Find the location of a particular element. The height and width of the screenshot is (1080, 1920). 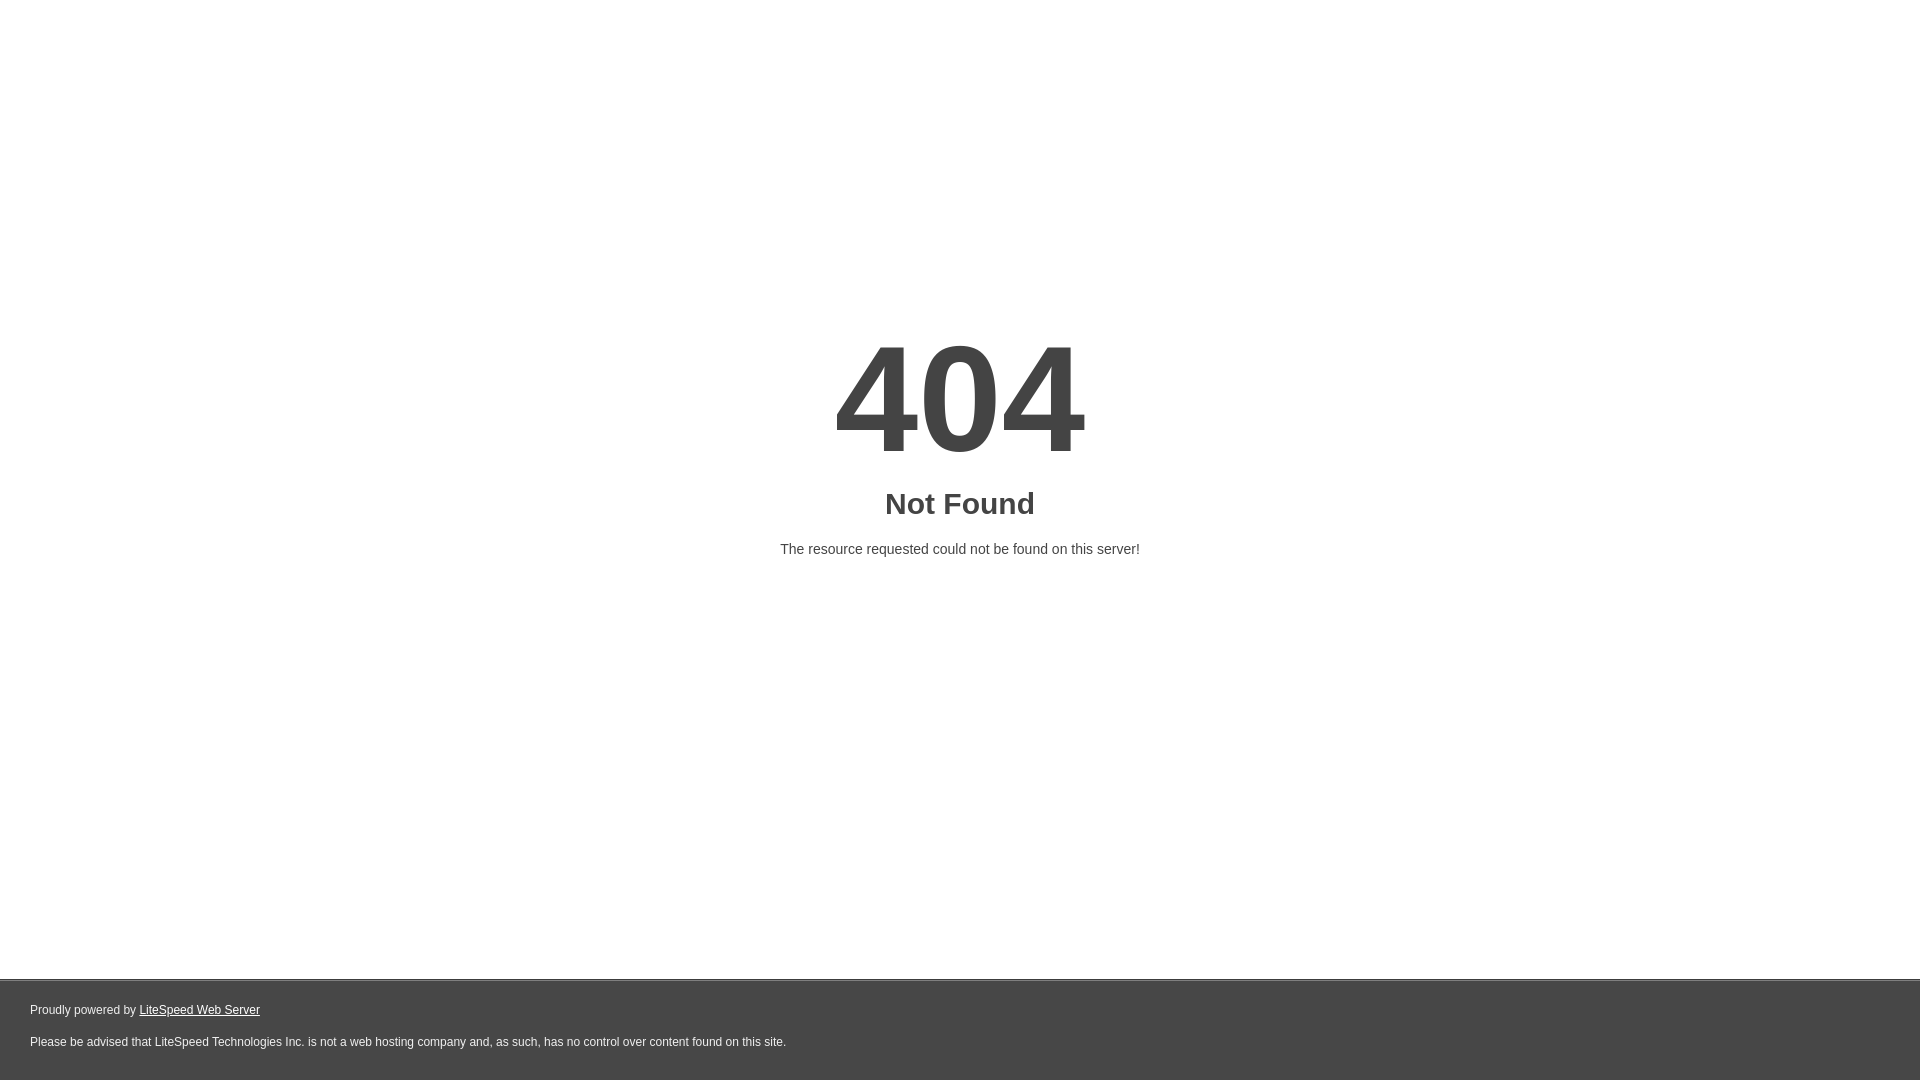

'LiteSpeed Web Server' is located at coordinates (138, 1010).